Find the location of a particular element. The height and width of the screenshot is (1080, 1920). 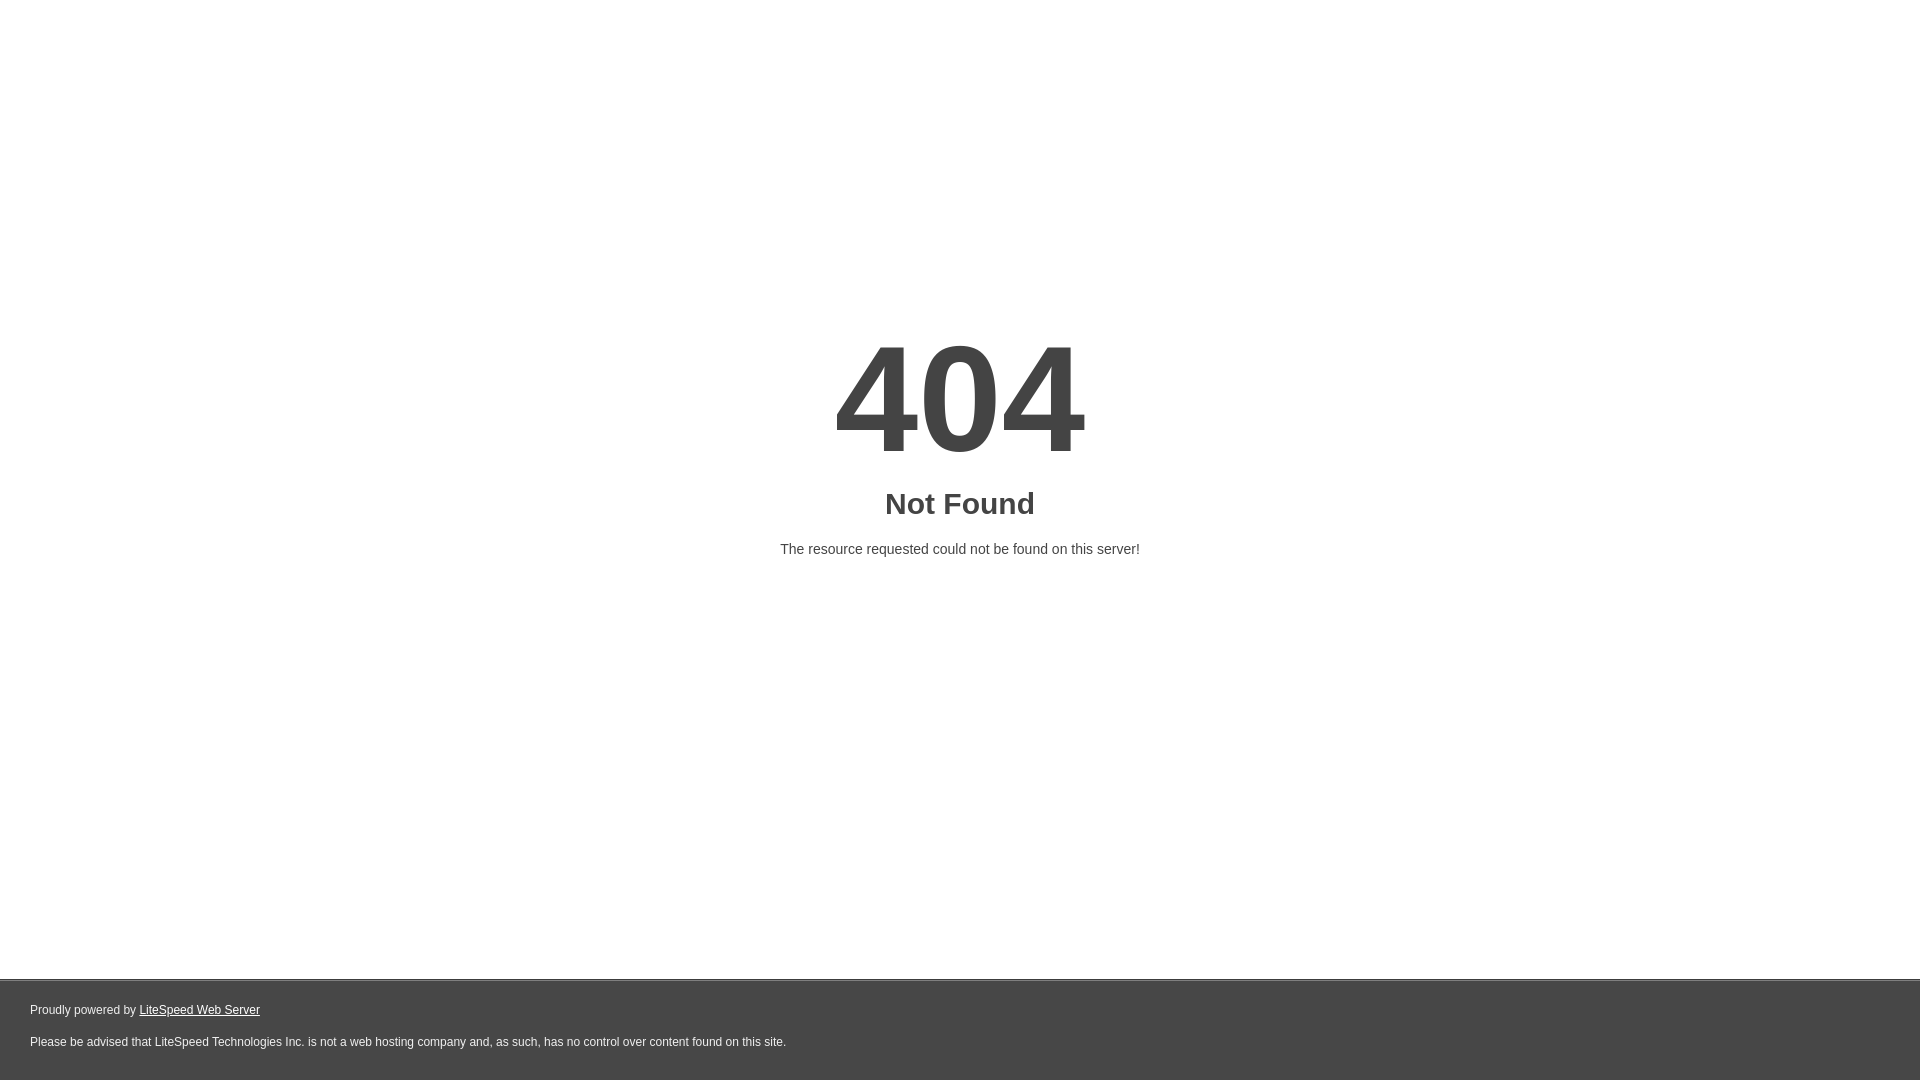

'LiteSpeed Web Server' is located at coordinates (138, 1010).